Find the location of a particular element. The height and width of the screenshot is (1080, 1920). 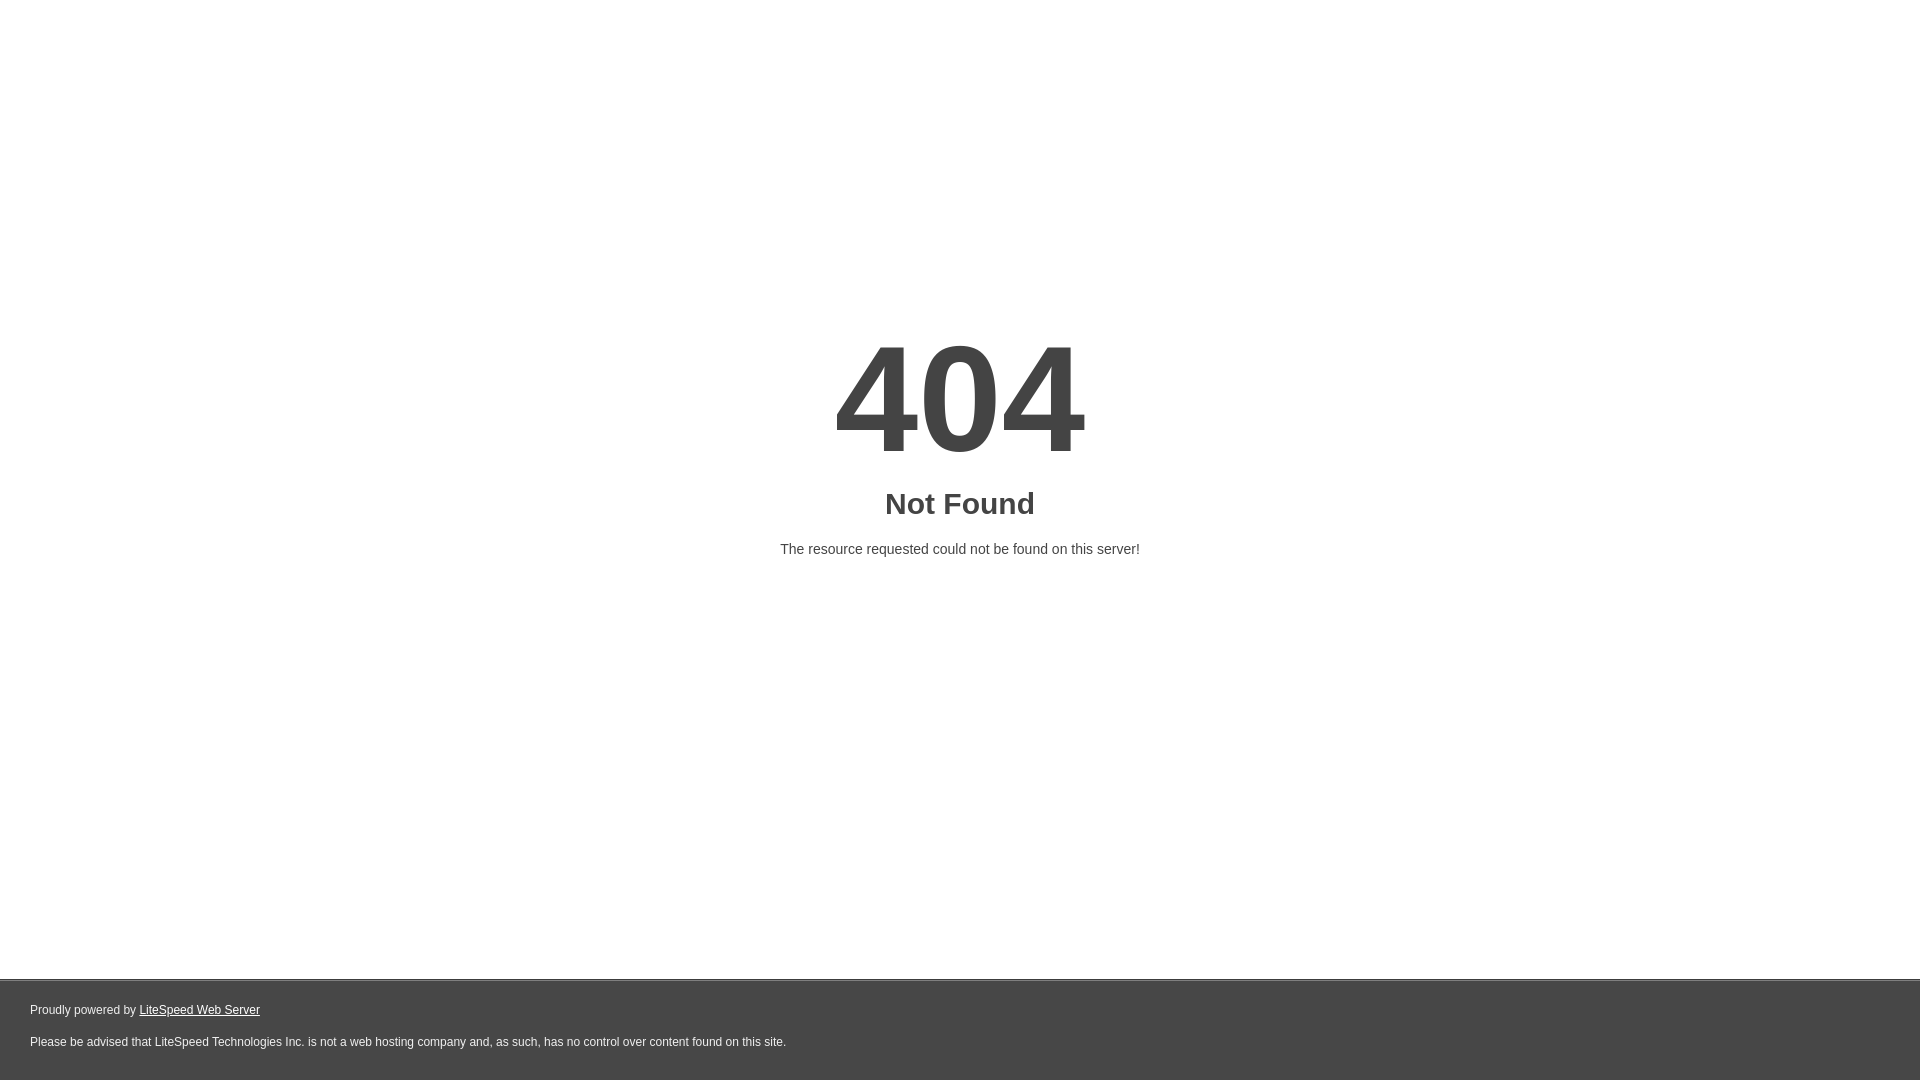

'LiteSpeed Web Server' is located at coordinates (138, 1010).